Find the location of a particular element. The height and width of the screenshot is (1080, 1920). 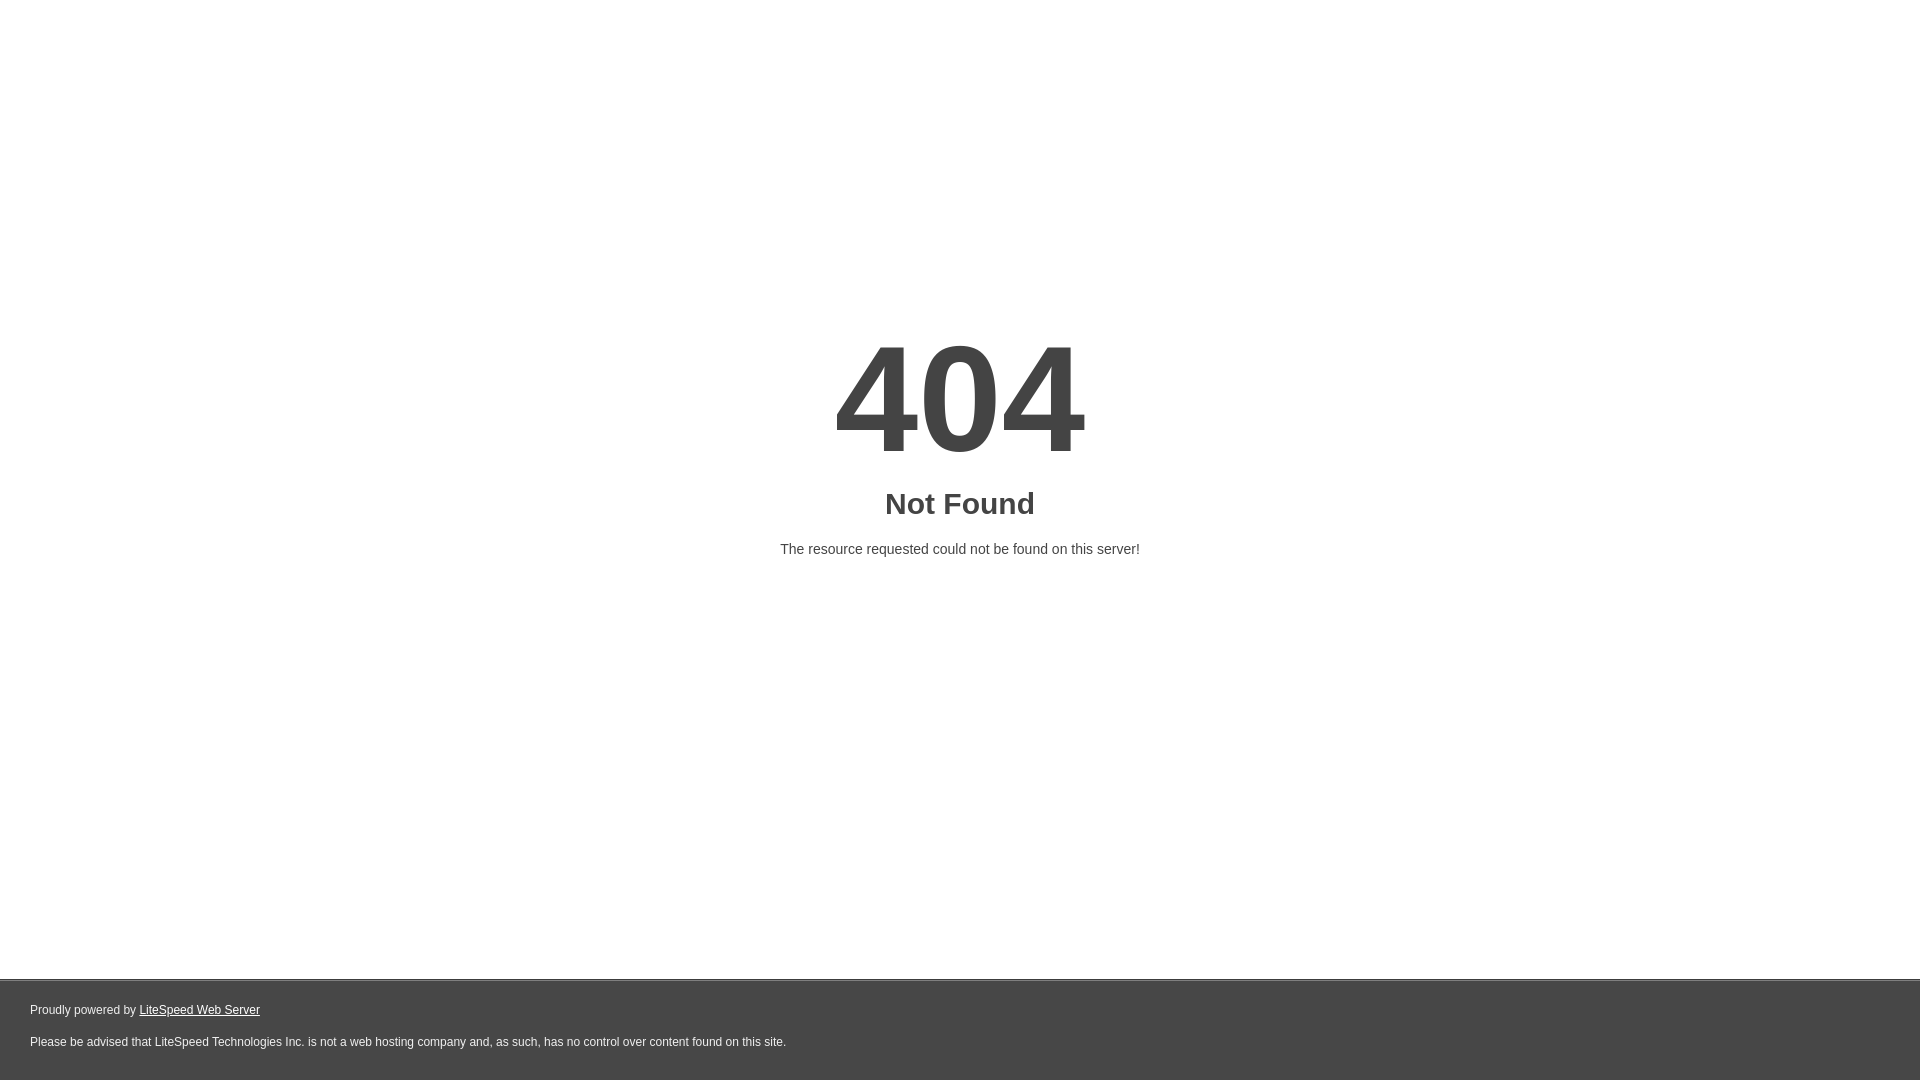

'LiteSpeed Web Server' is located at coordinates (138, 1010).